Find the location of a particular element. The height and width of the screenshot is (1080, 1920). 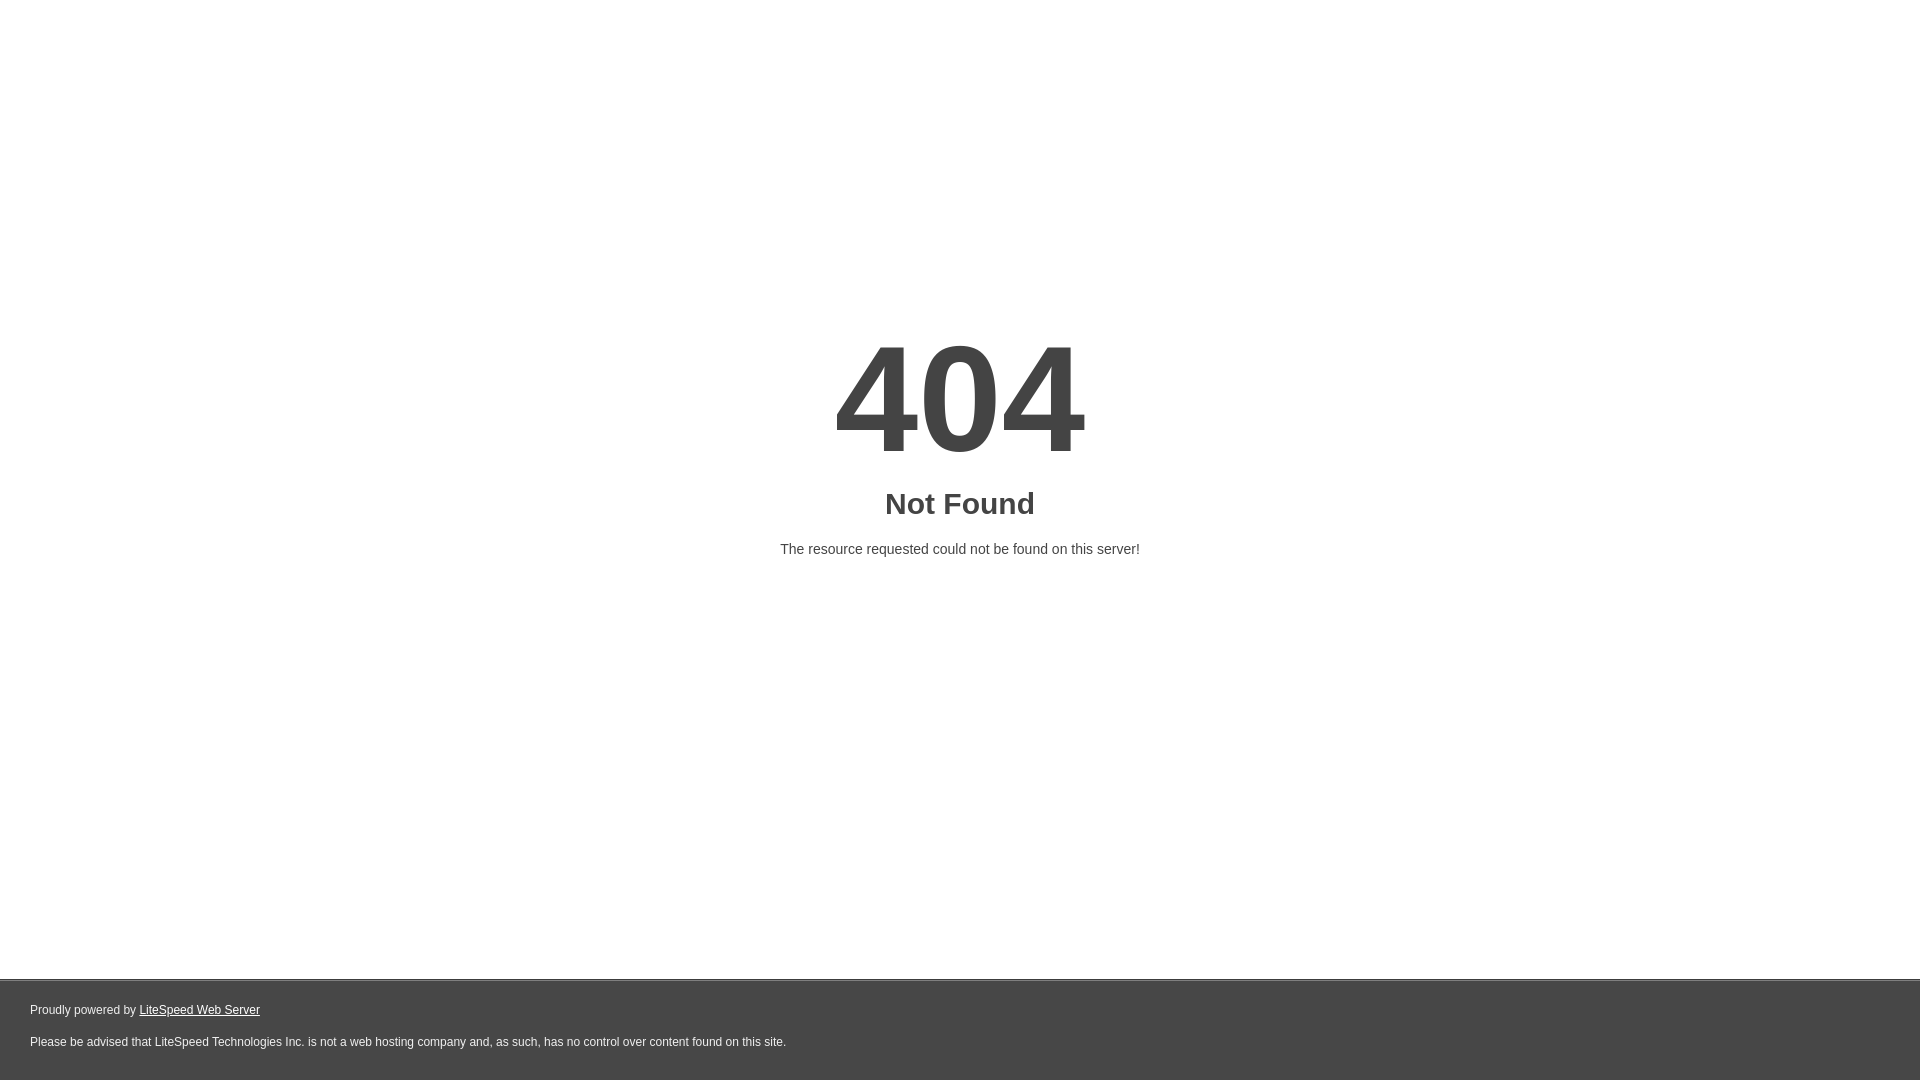

'LiteSpeed Web Server' is located at coordinates (138, 1010).